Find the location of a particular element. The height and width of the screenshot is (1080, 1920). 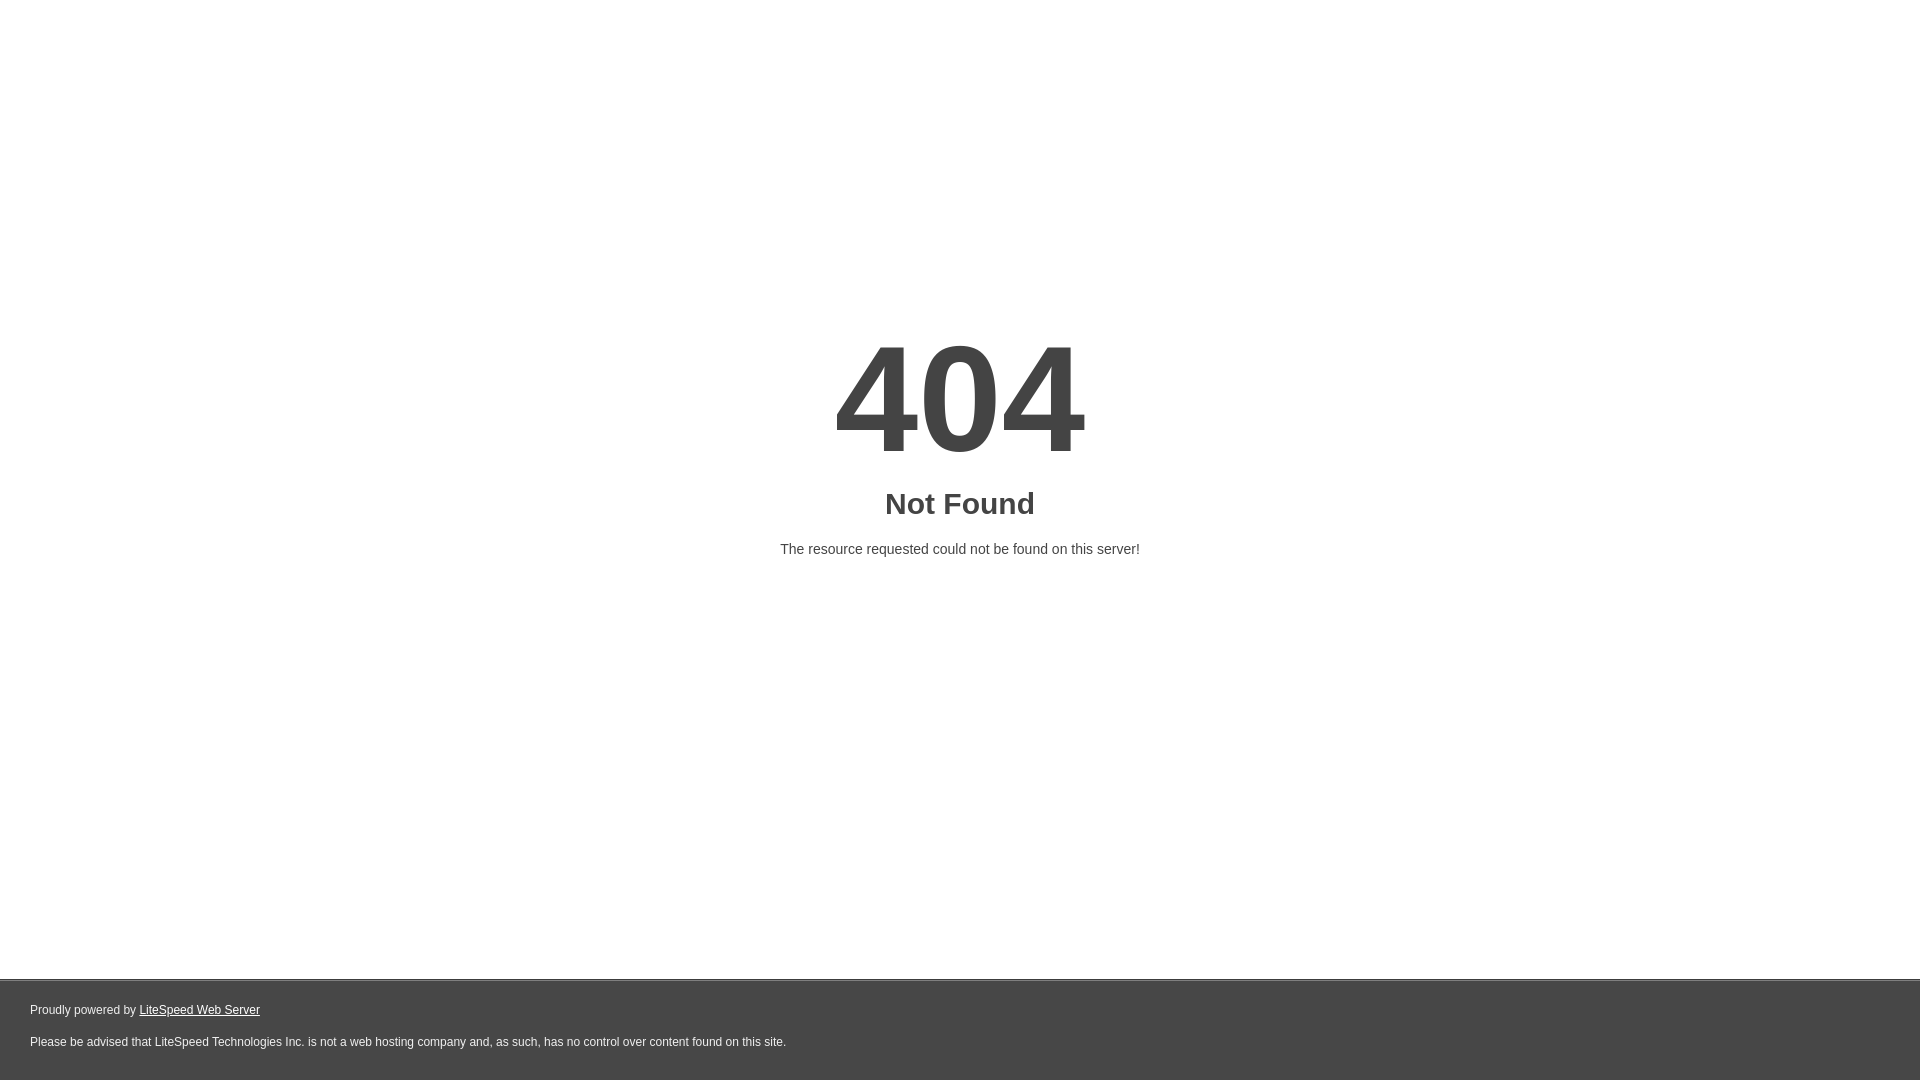

'LiteSpeed Web Server' is located at coordinates (138, 1010).